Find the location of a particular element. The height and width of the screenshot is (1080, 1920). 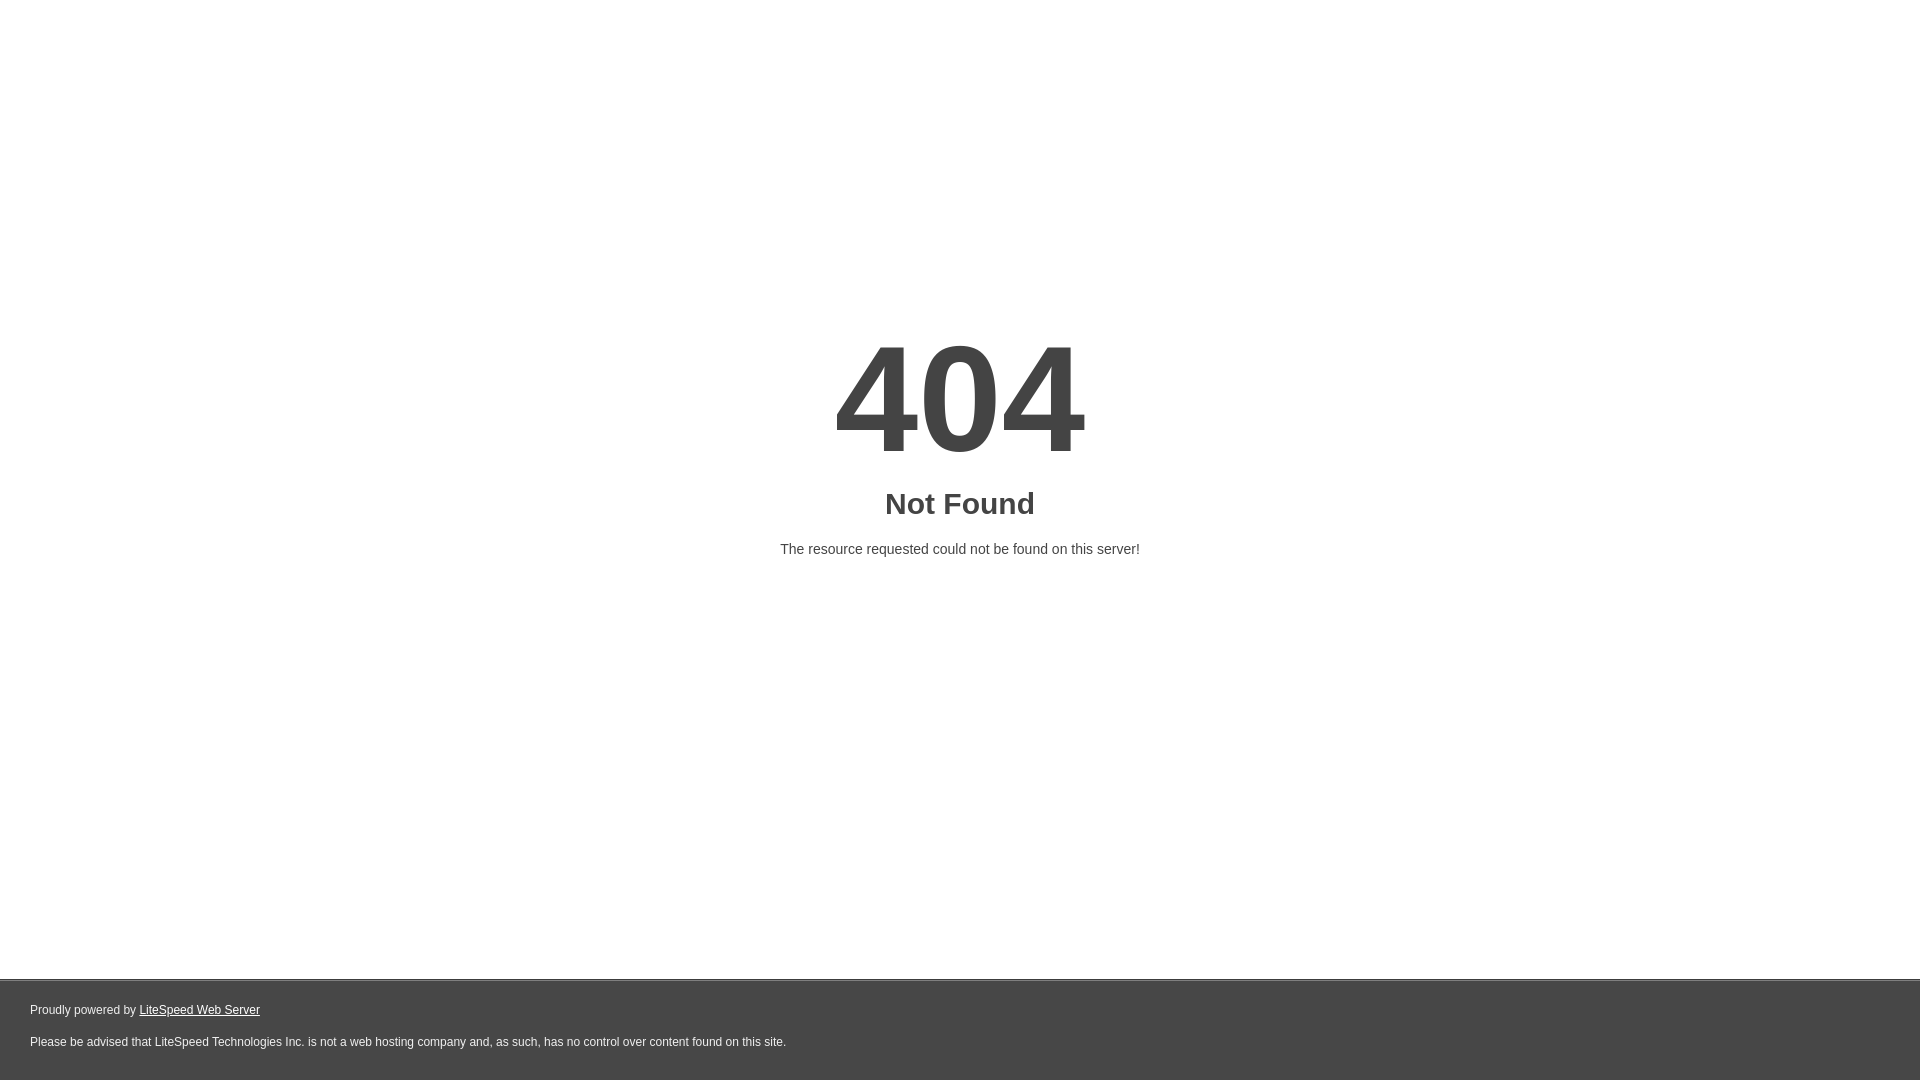

'LiteSpeed Web Server' is located at coordinates (138, 1010).